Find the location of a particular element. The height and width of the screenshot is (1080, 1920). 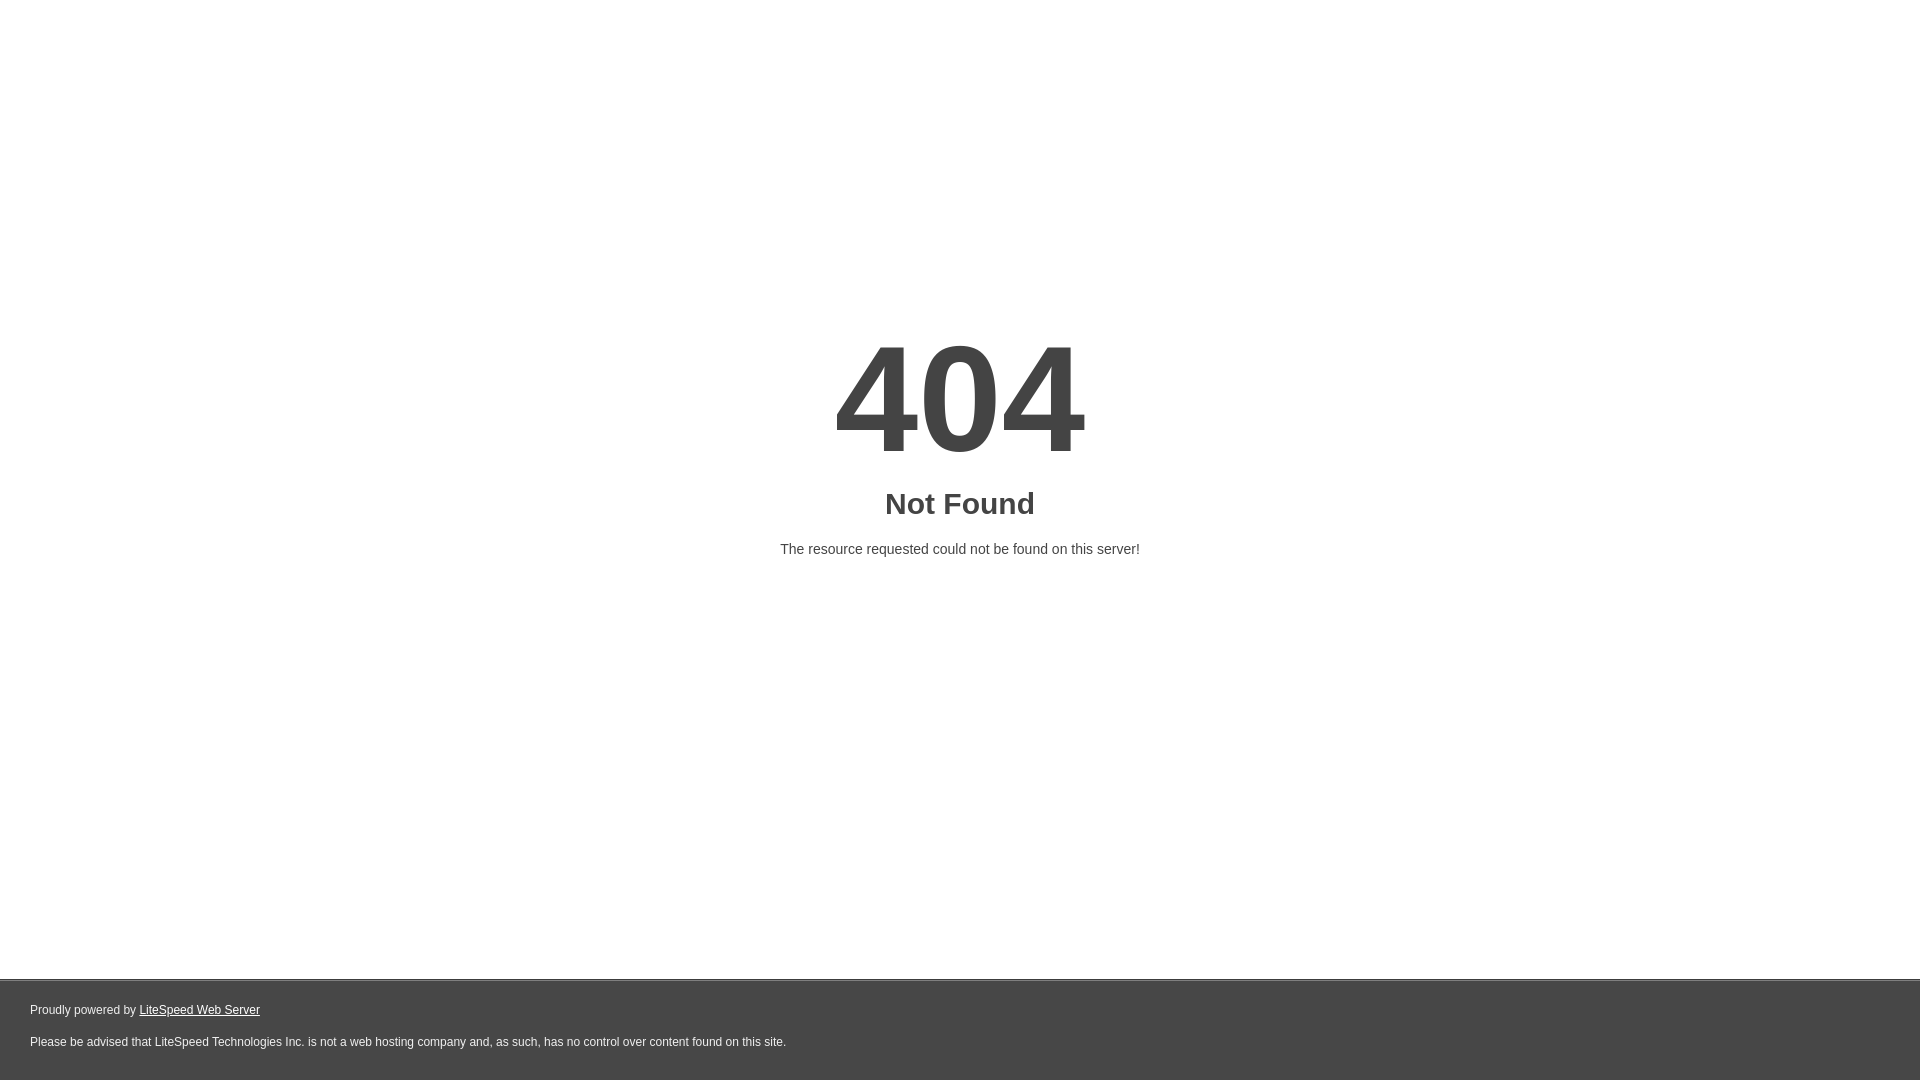

'LiteSpeed Web Server' is located at coordinates (138, 1010).